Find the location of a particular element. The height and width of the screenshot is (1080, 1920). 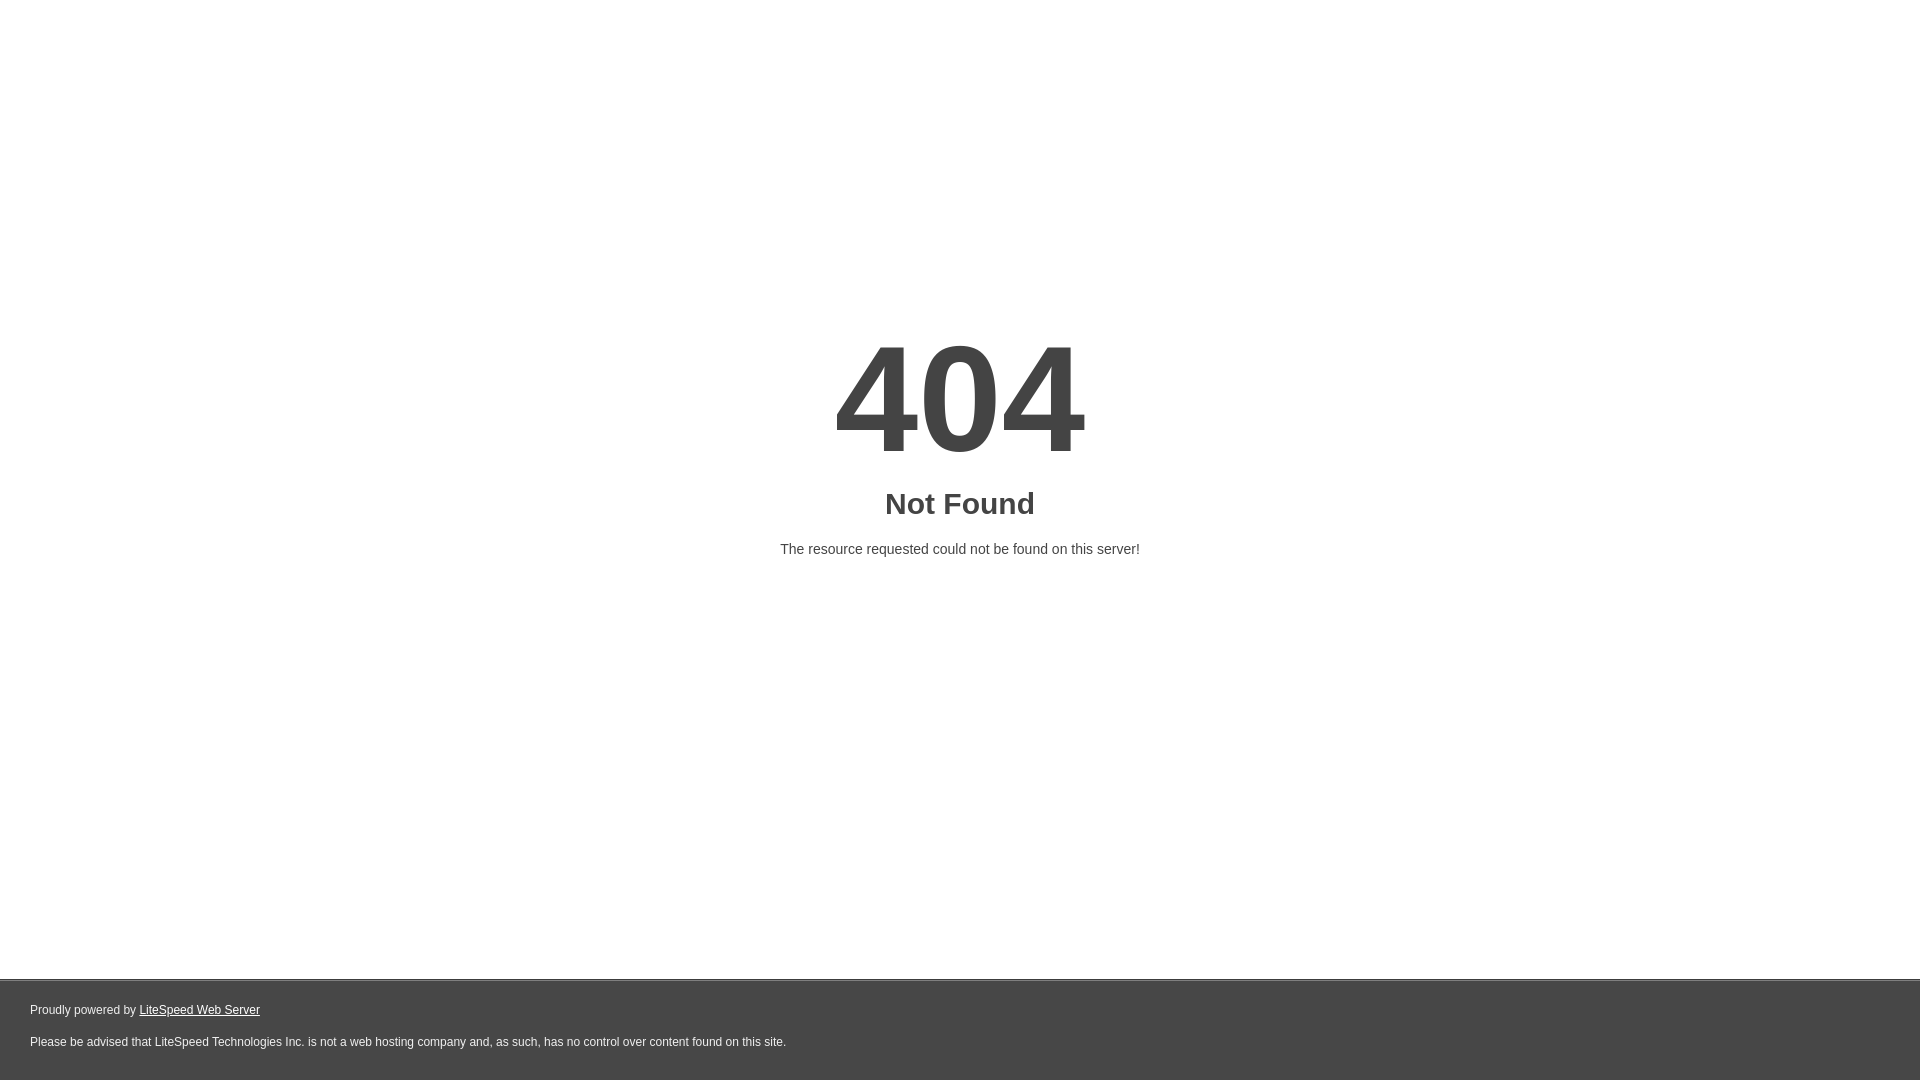

'LiteSpeed Web Server' is located at coordinates (138, 1010).